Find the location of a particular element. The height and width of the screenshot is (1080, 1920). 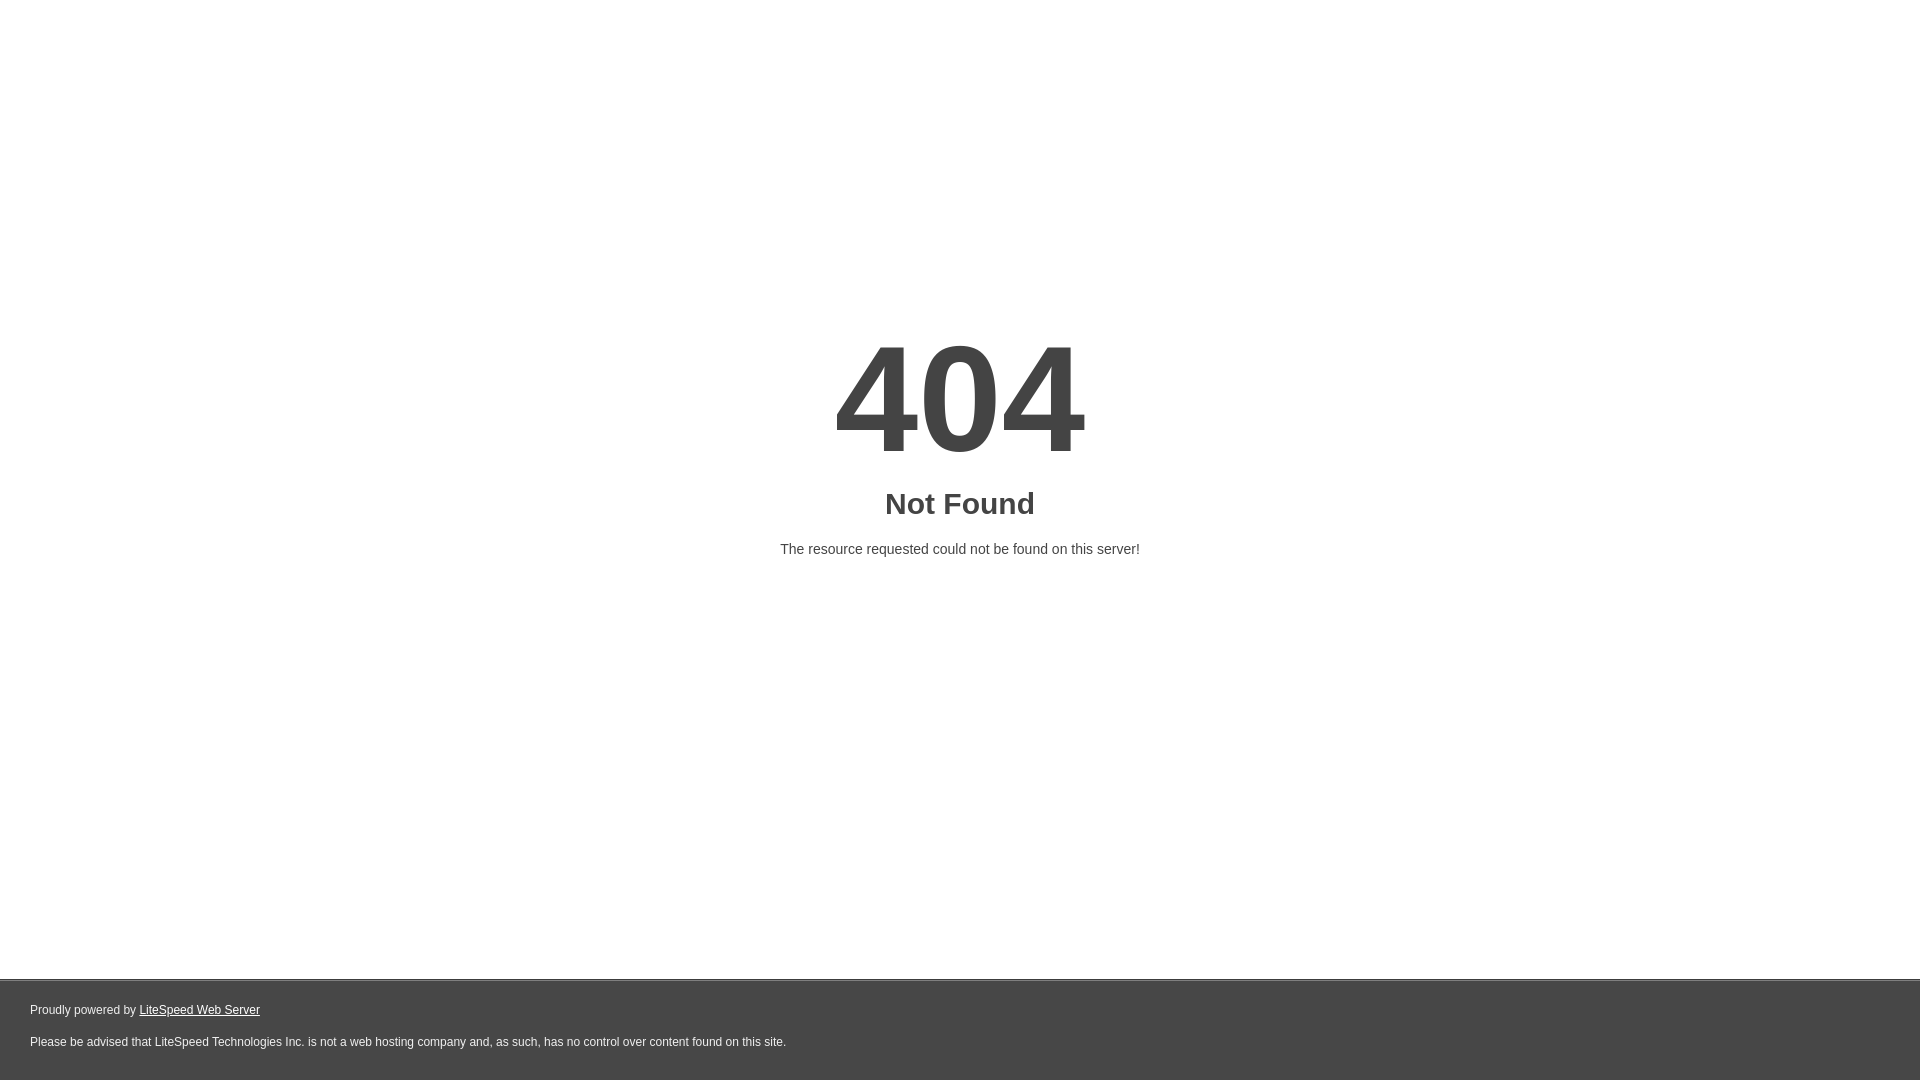

'LiteSpeed Web Server' is located at coordinates (138, 1010).